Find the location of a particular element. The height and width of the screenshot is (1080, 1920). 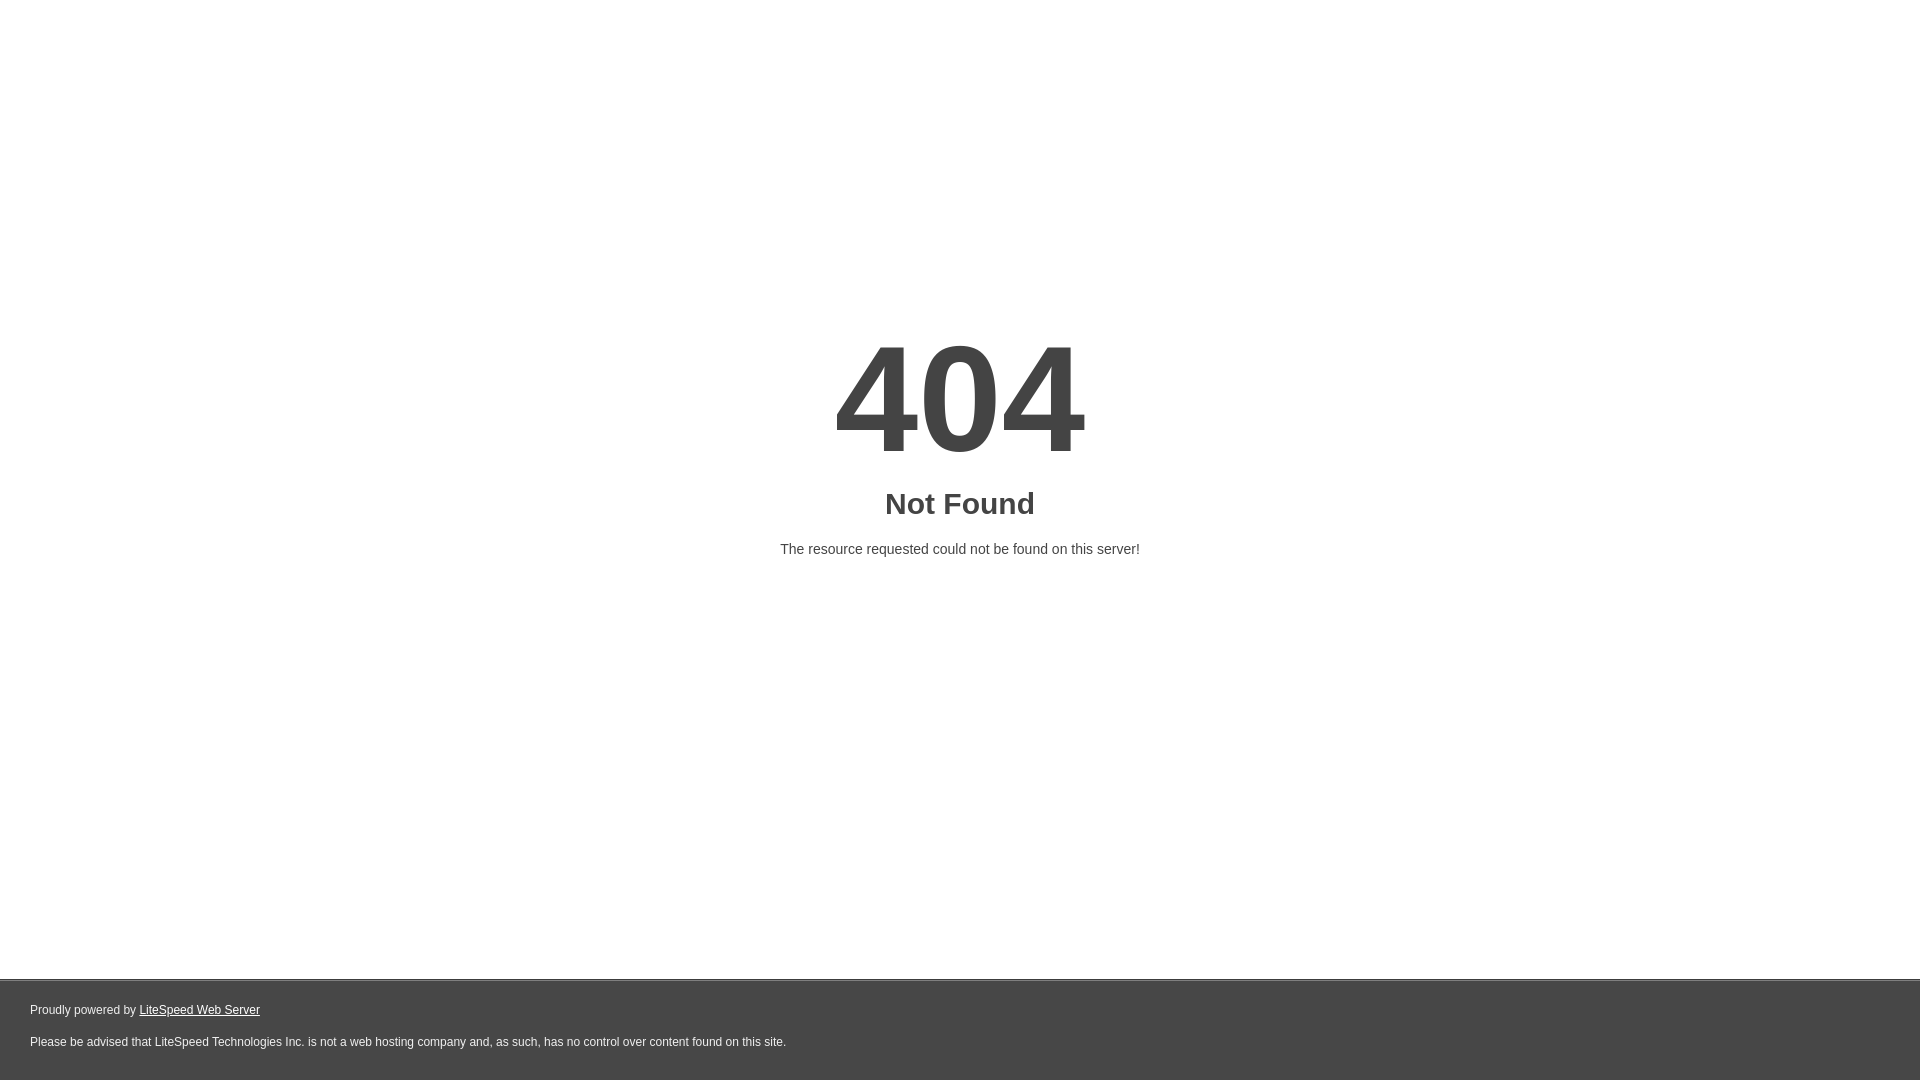

'LiteSpeed Web Server' is located at coordinates (138, 1010).